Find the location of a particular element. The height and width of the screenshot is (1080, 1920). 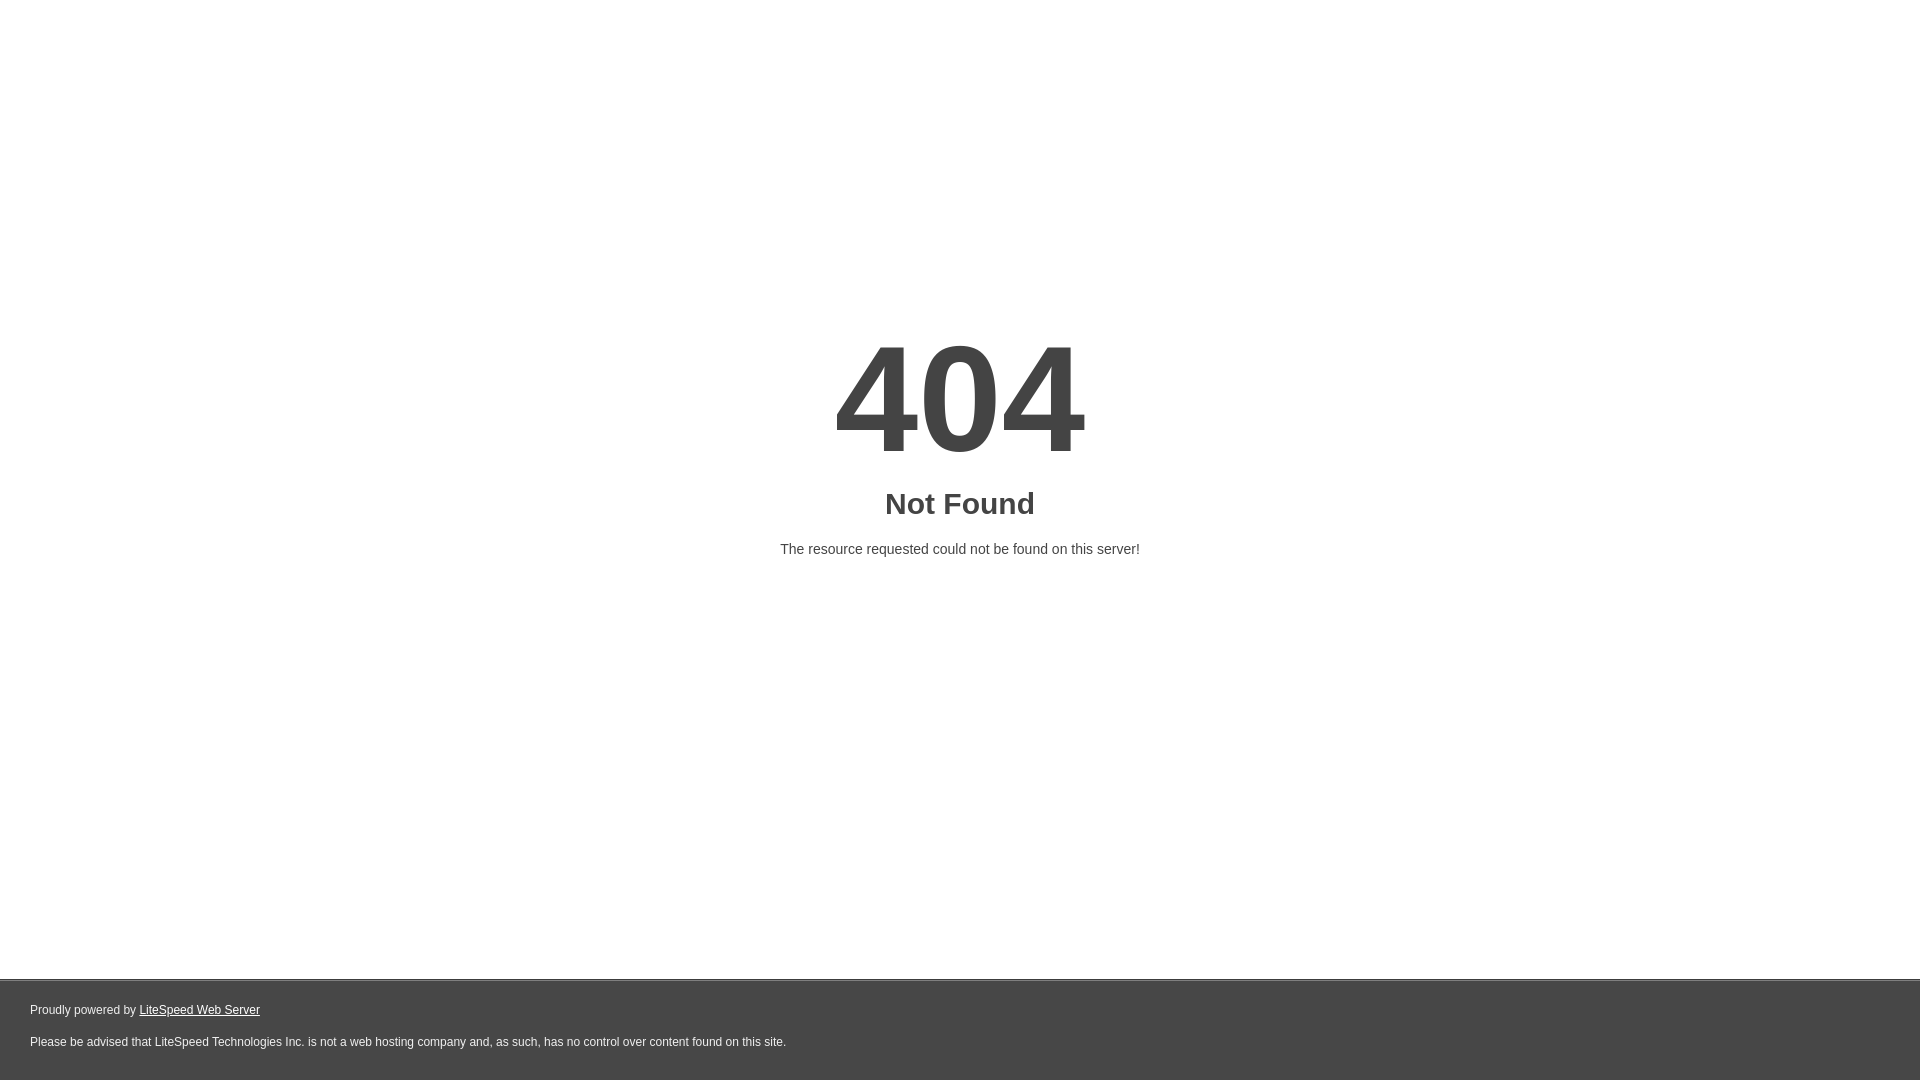

'LiteSpeed Web Server' is located at coordinates (138, 1010).